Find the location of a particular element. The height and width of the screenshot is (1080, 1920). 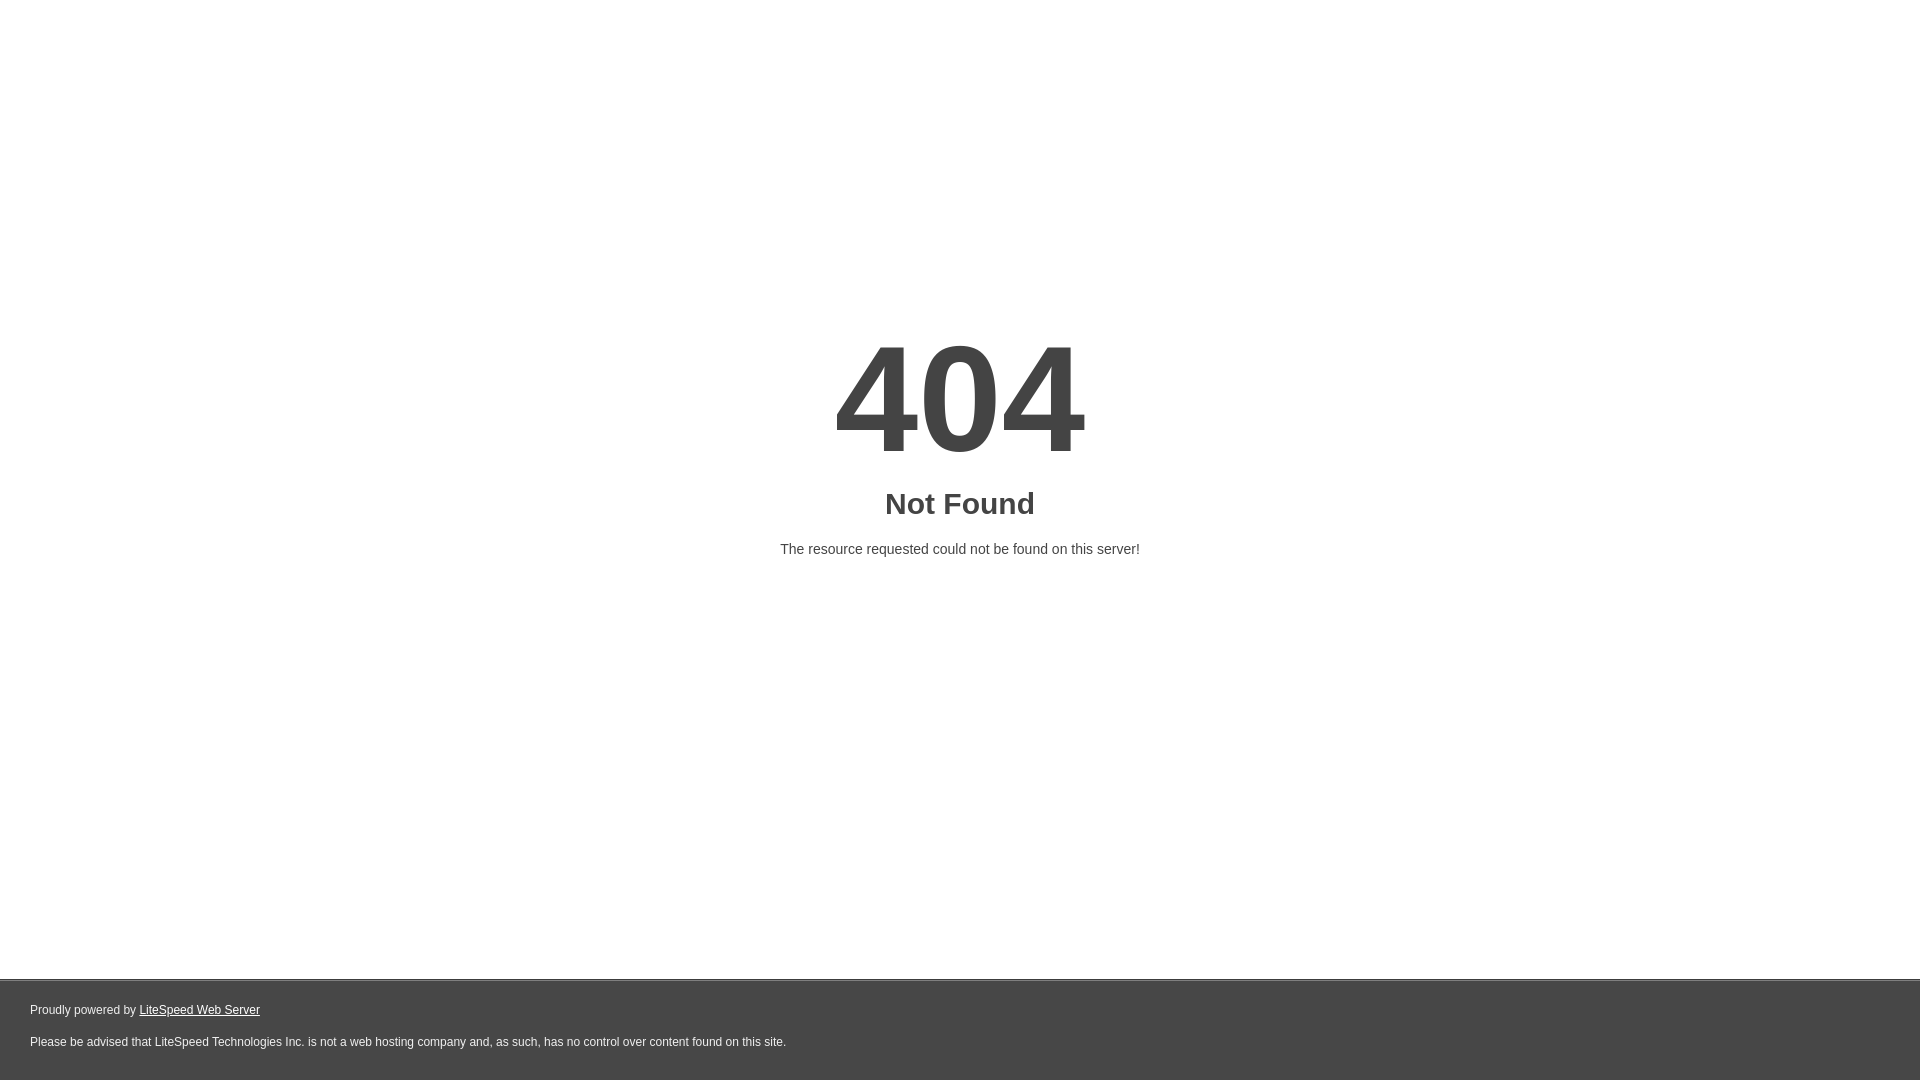

'LiteSpeed Web Server' is located at coordinates (138, 1010).